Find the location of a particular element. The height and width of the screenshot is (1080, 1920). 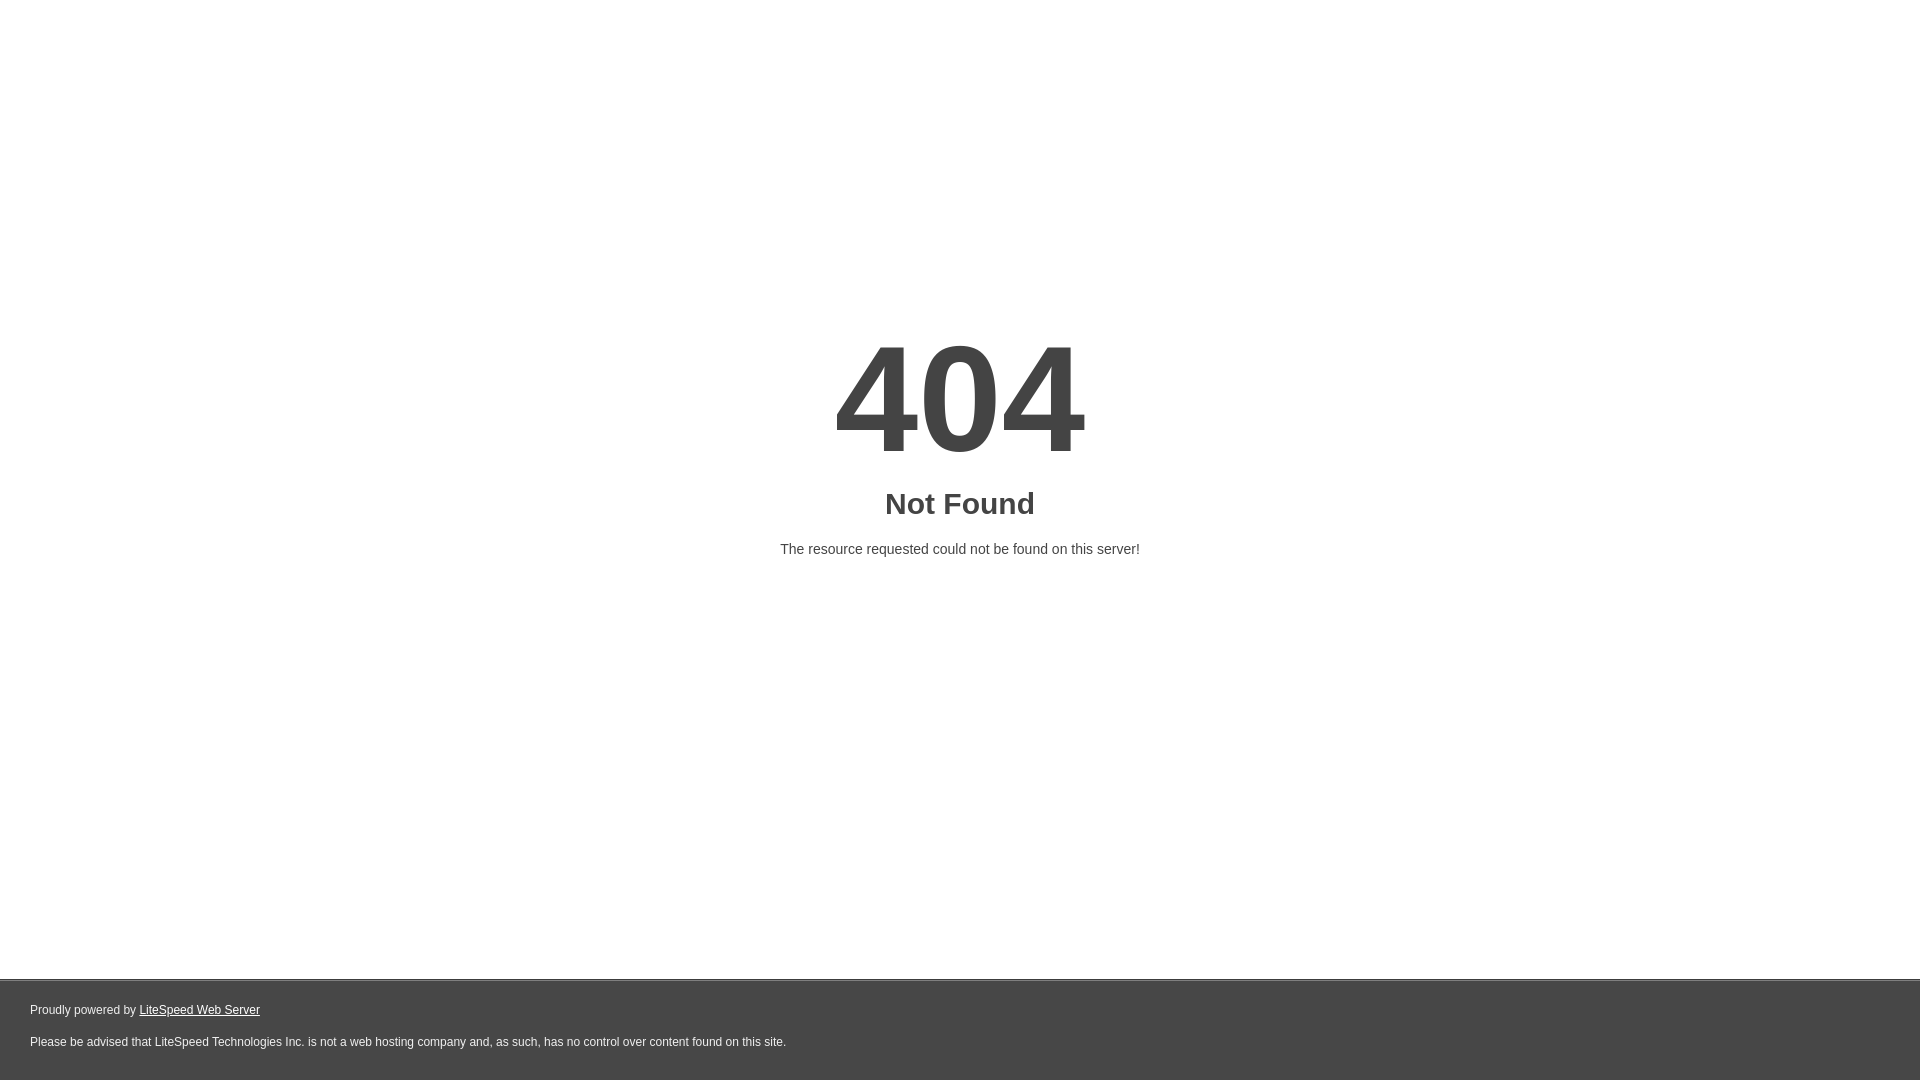

'LiteSpeed Web Server' is located at coordinates (138, 1010).